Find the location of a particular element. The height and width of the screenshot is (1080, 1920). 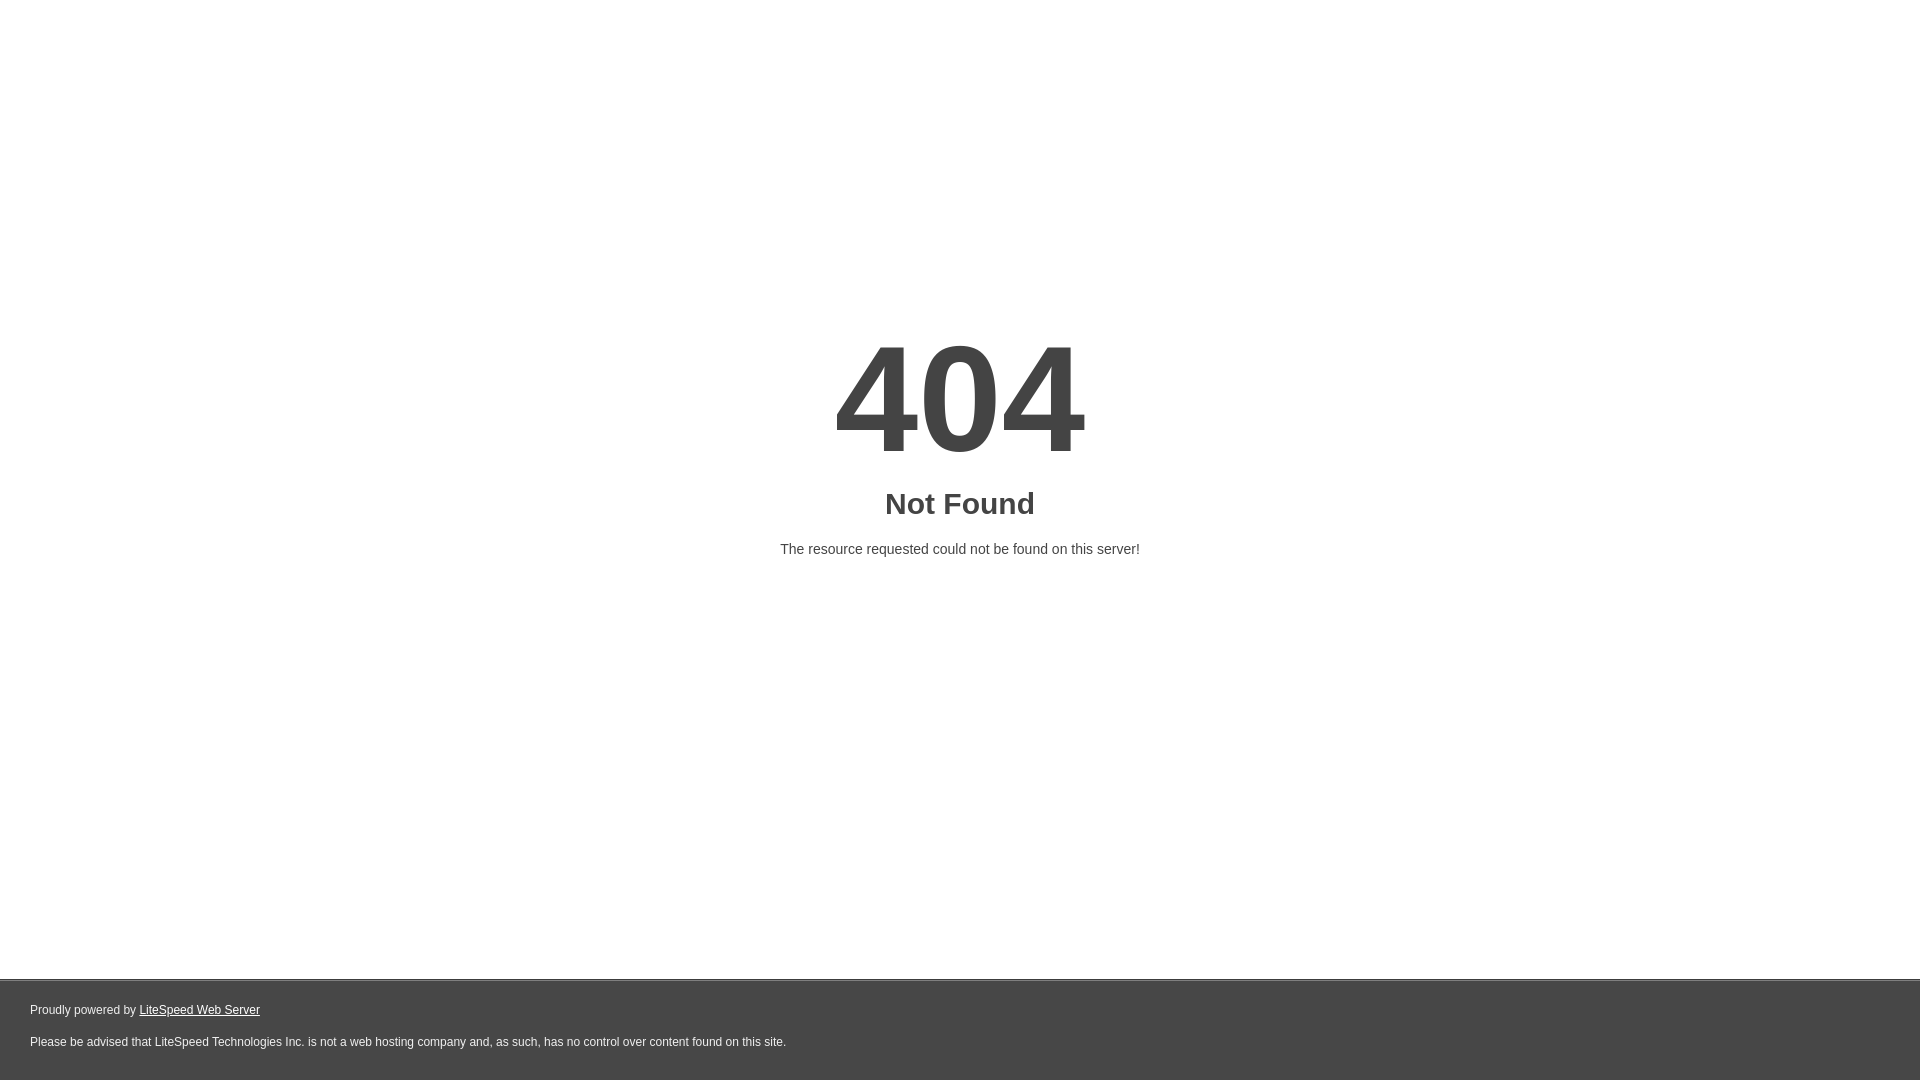

'LiteSpeed Web Server' is located at coordinates (138, 1010).